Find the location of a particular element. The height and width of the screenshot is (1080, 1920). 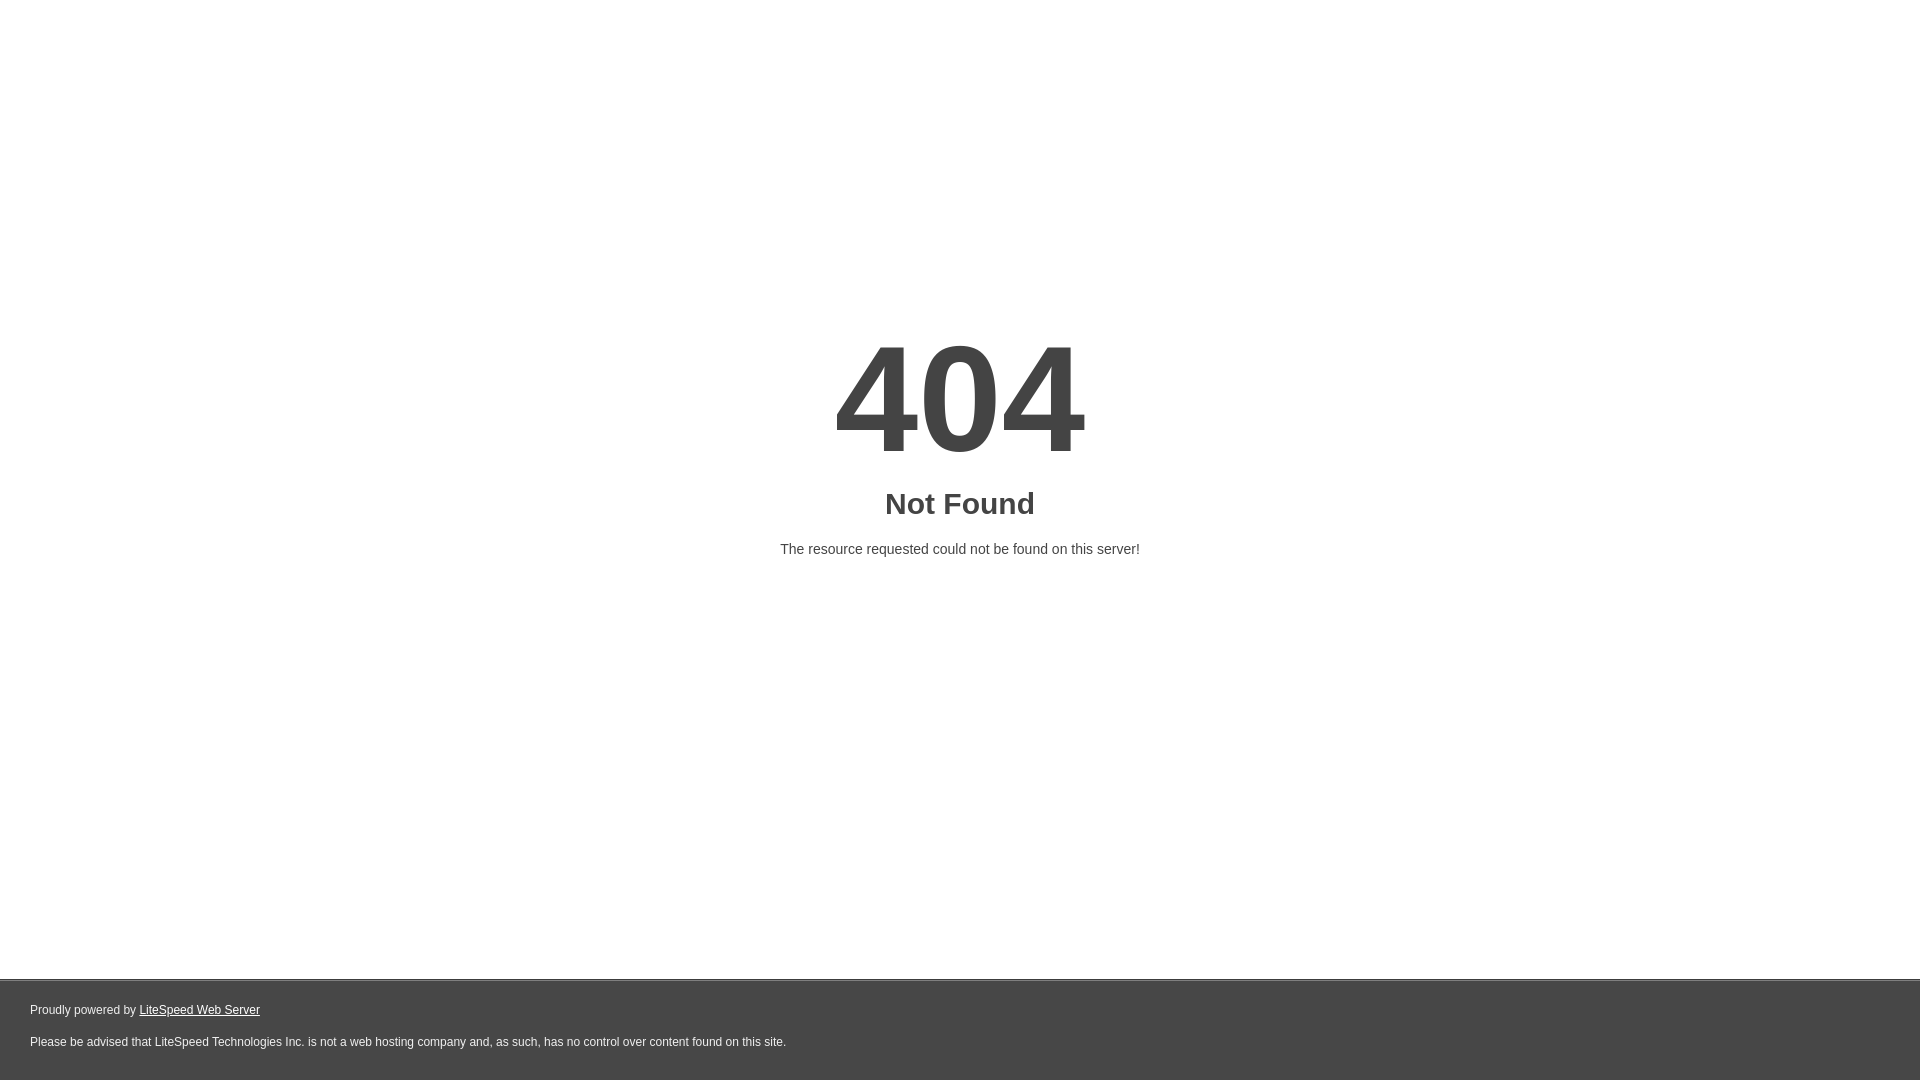

'LiteSpeed Web Server' is located at coordinates (138, 1010).